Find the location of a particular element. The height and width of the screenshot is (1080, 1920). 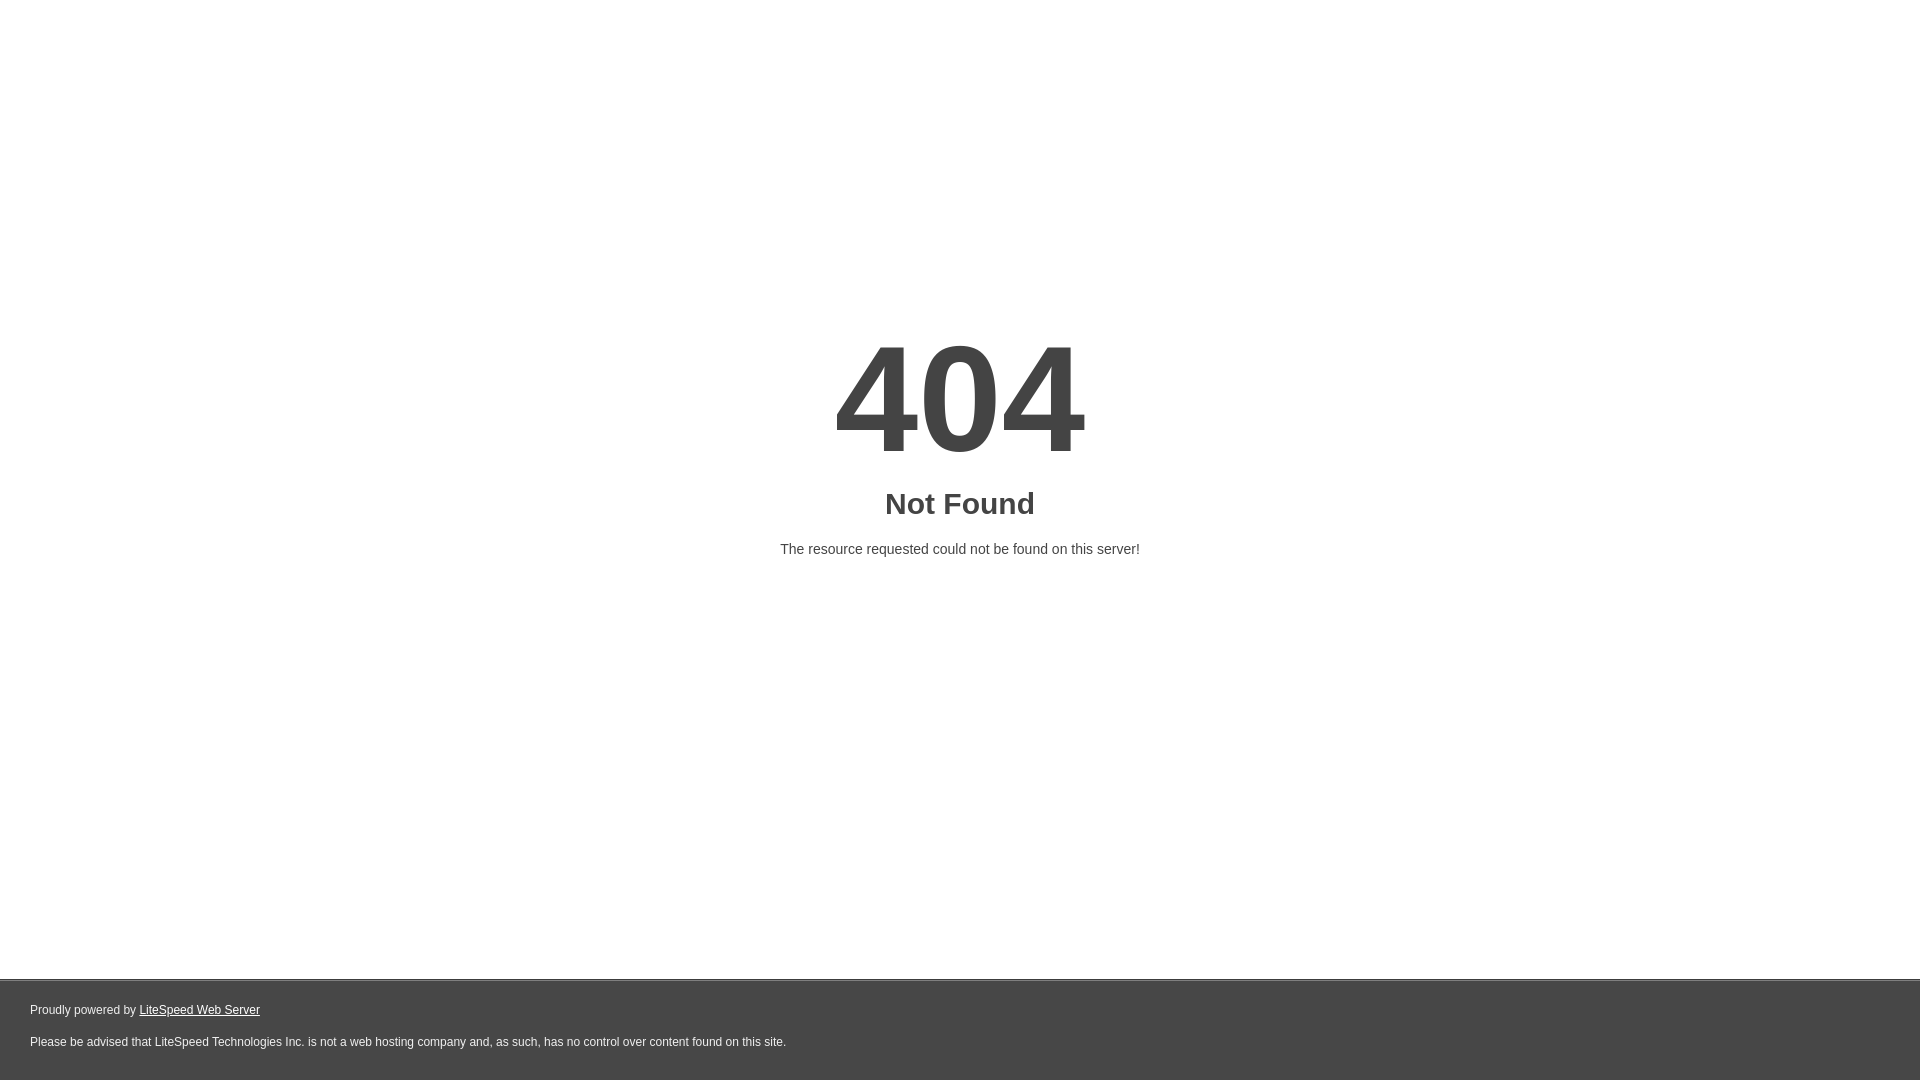

'LiteSpeed Web Server' is located at coordinates (138, 1010).